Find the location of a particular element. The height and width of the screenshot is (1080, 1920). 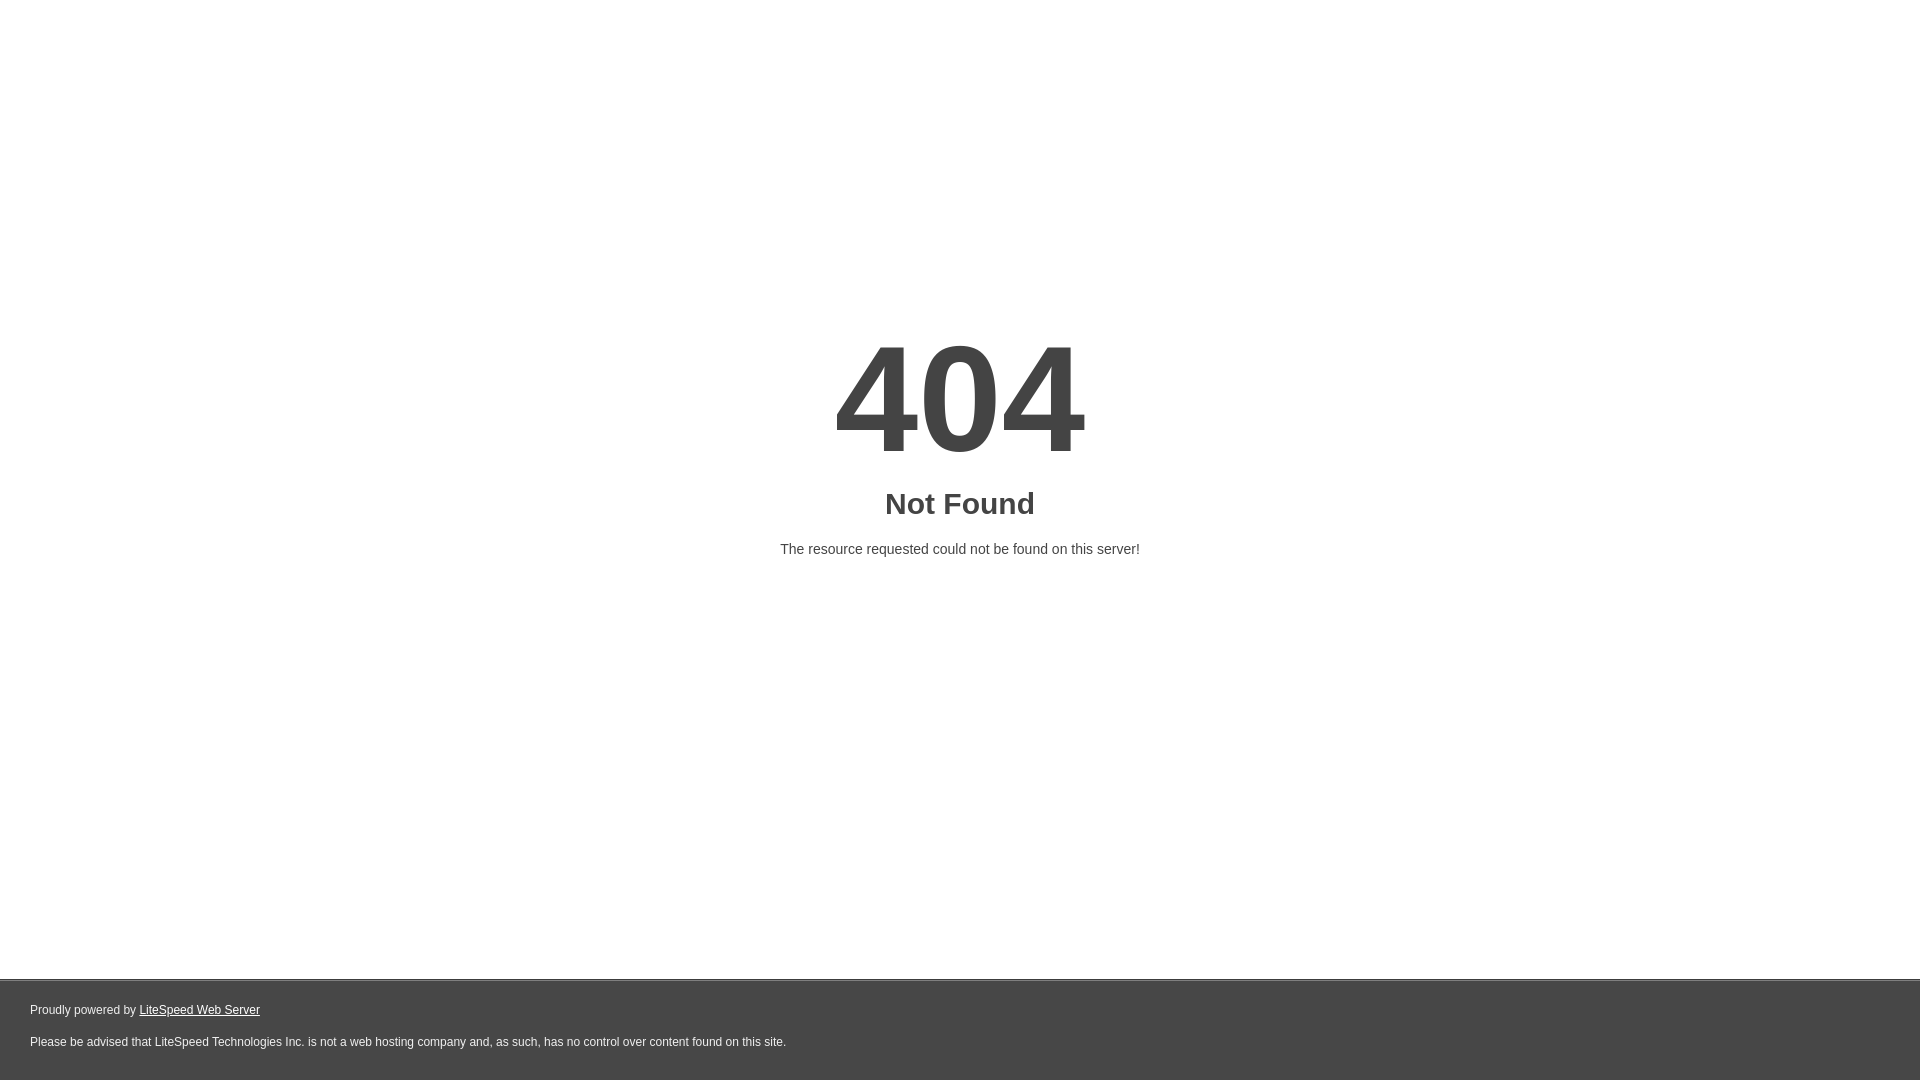

'LiteSpeed Web Server' is located at coordinates (138, 1010).